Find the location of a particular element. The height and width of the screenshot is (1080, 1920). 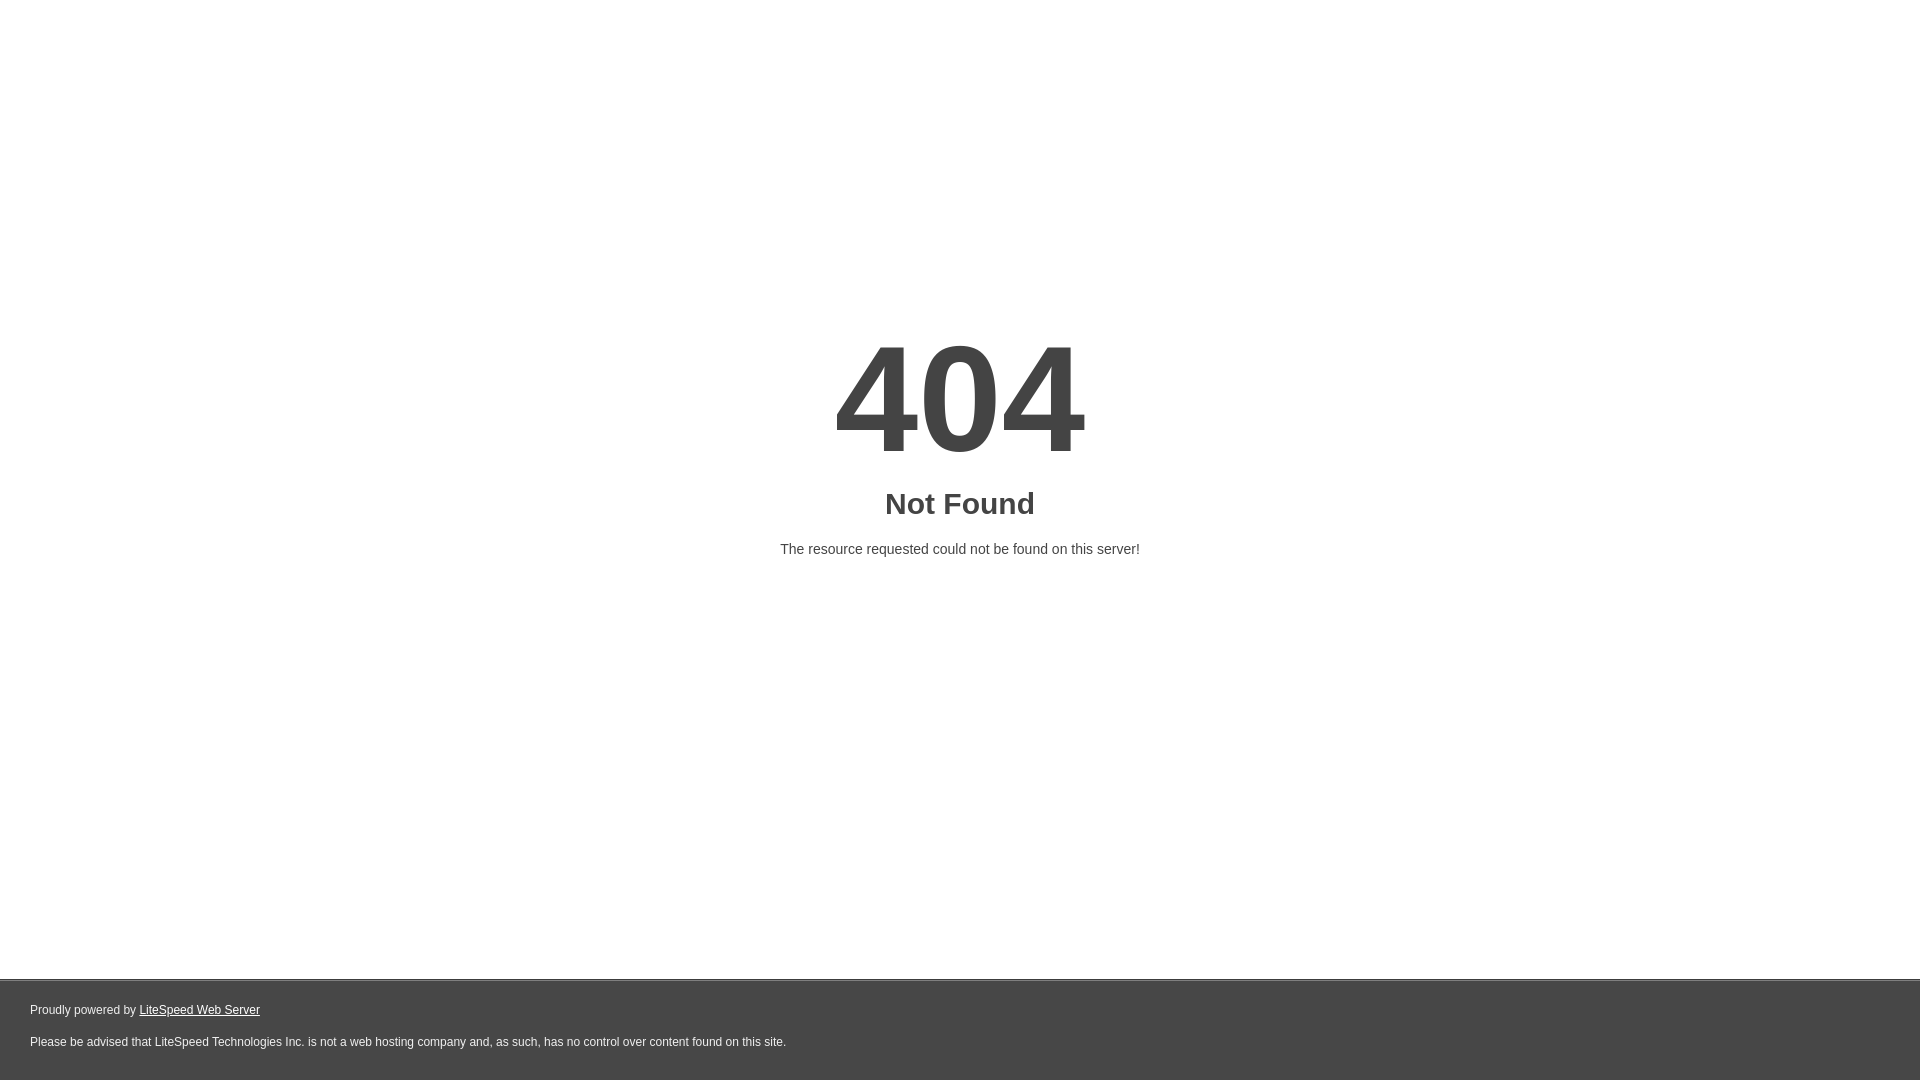

'LiteSpeed Web Server' is located at coordinates (138, 1010).